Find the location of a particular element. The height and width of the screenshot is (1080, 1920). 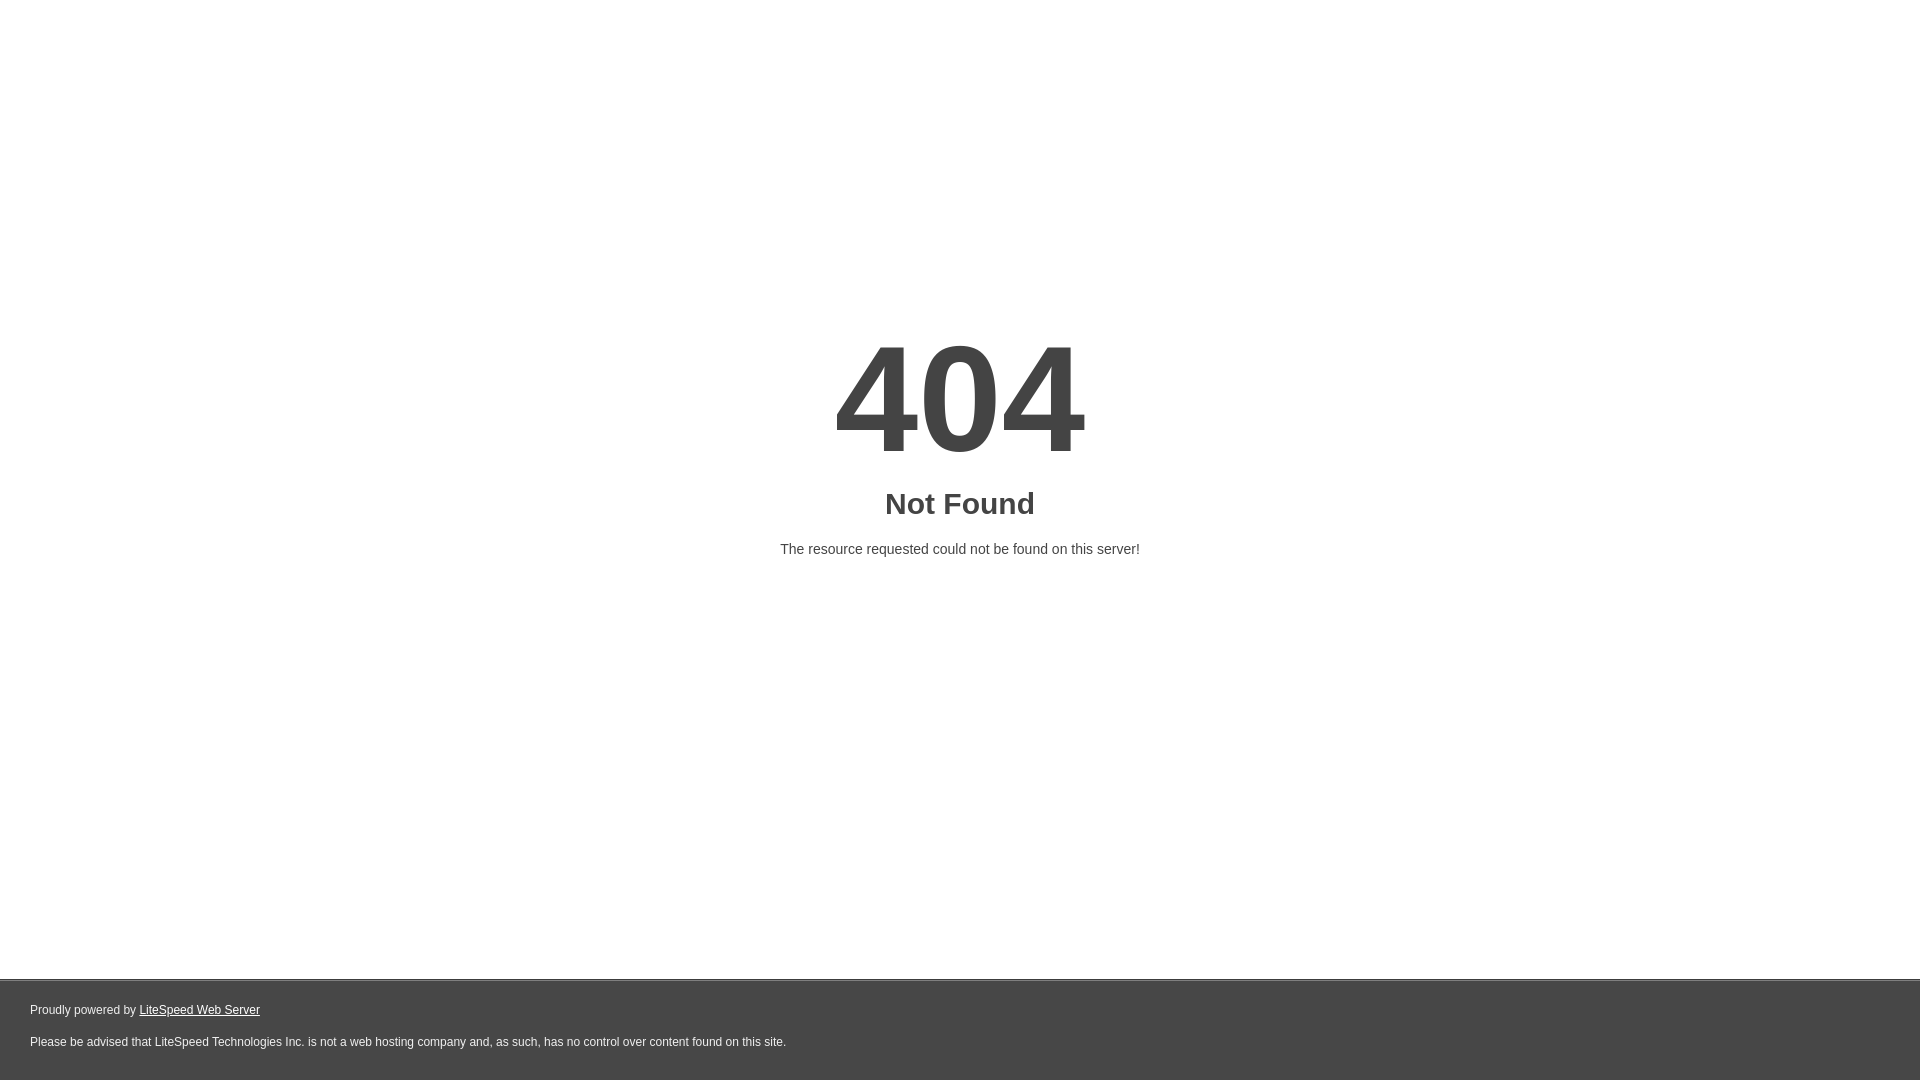

'LiteSpeed Web Server' is located at coordinates (138, 1010).